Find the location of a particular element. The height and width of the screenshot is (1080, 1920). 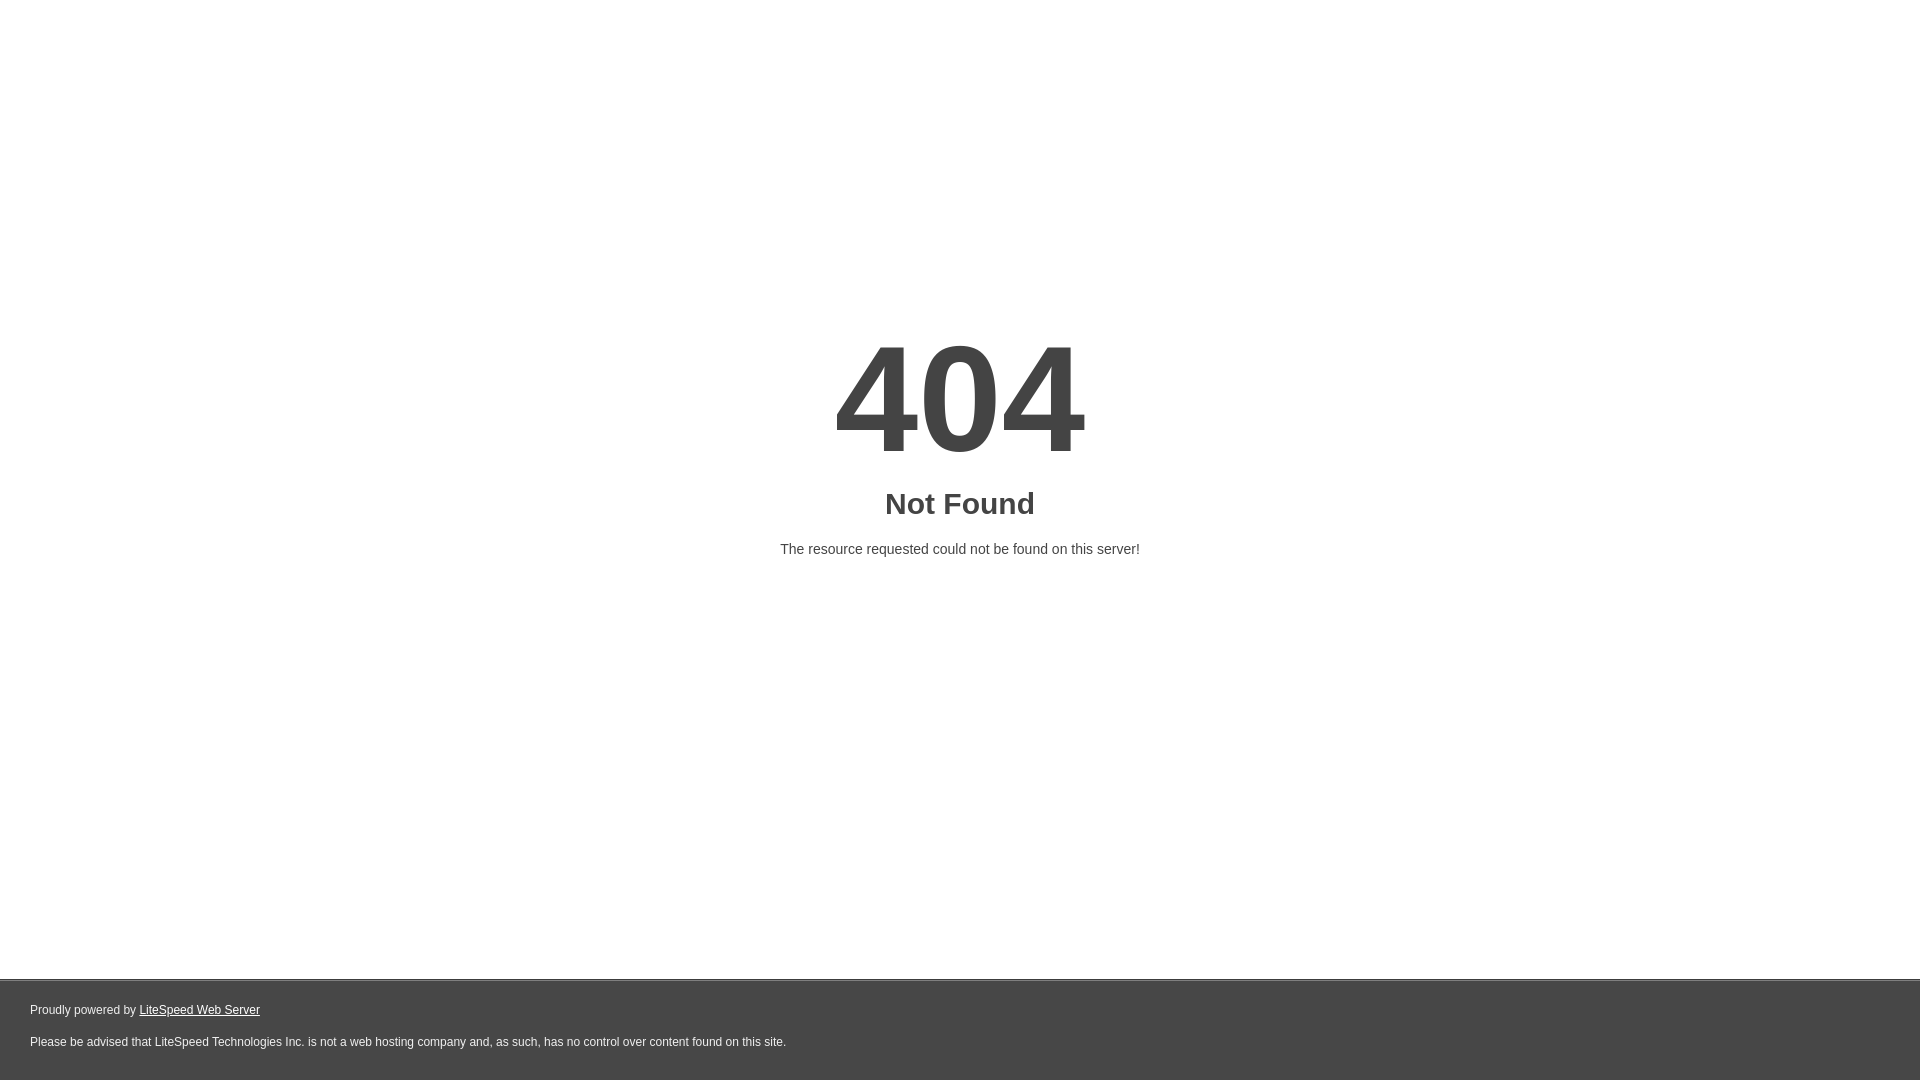

'LiteSpeed Web Server' is located at coordinates (138, 1010).